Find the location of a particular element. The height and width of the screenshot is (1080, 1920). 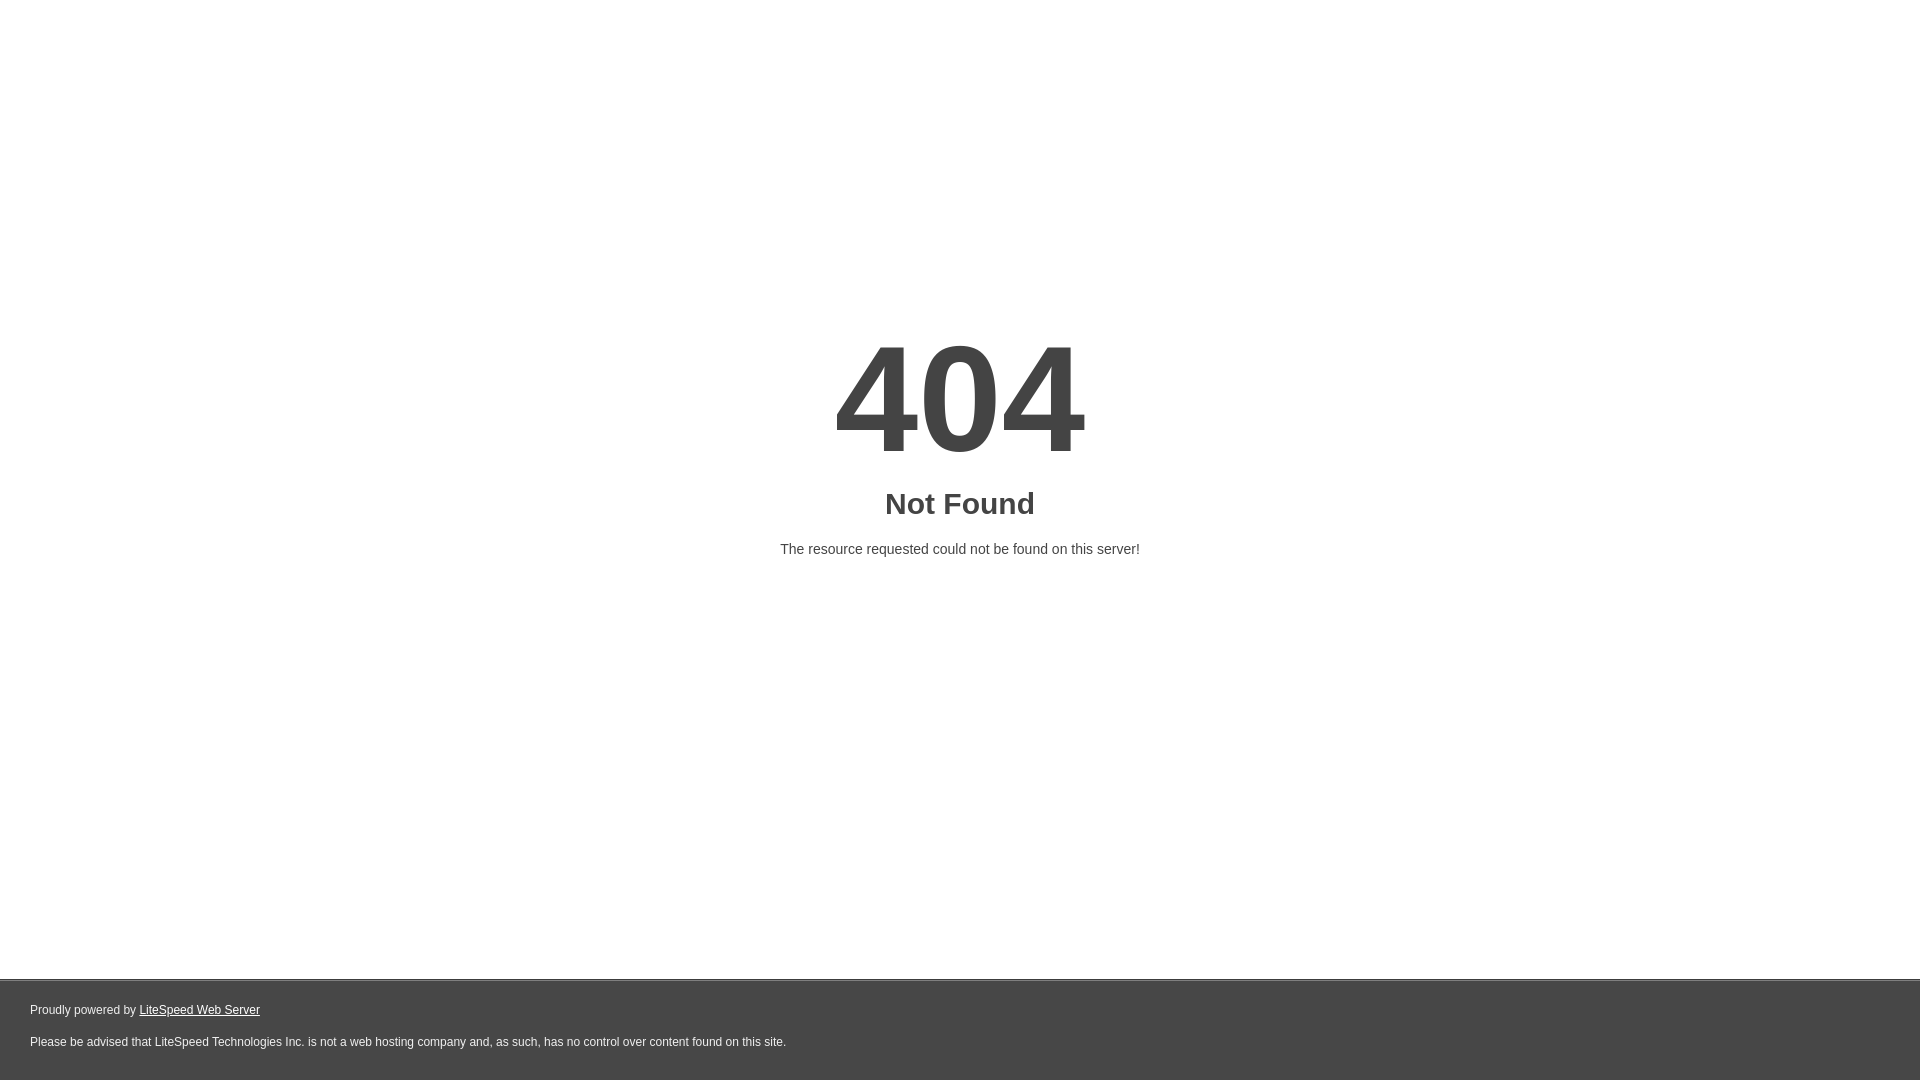

'LiteSpeed Web Server' is located at coordinates (138, 1010).